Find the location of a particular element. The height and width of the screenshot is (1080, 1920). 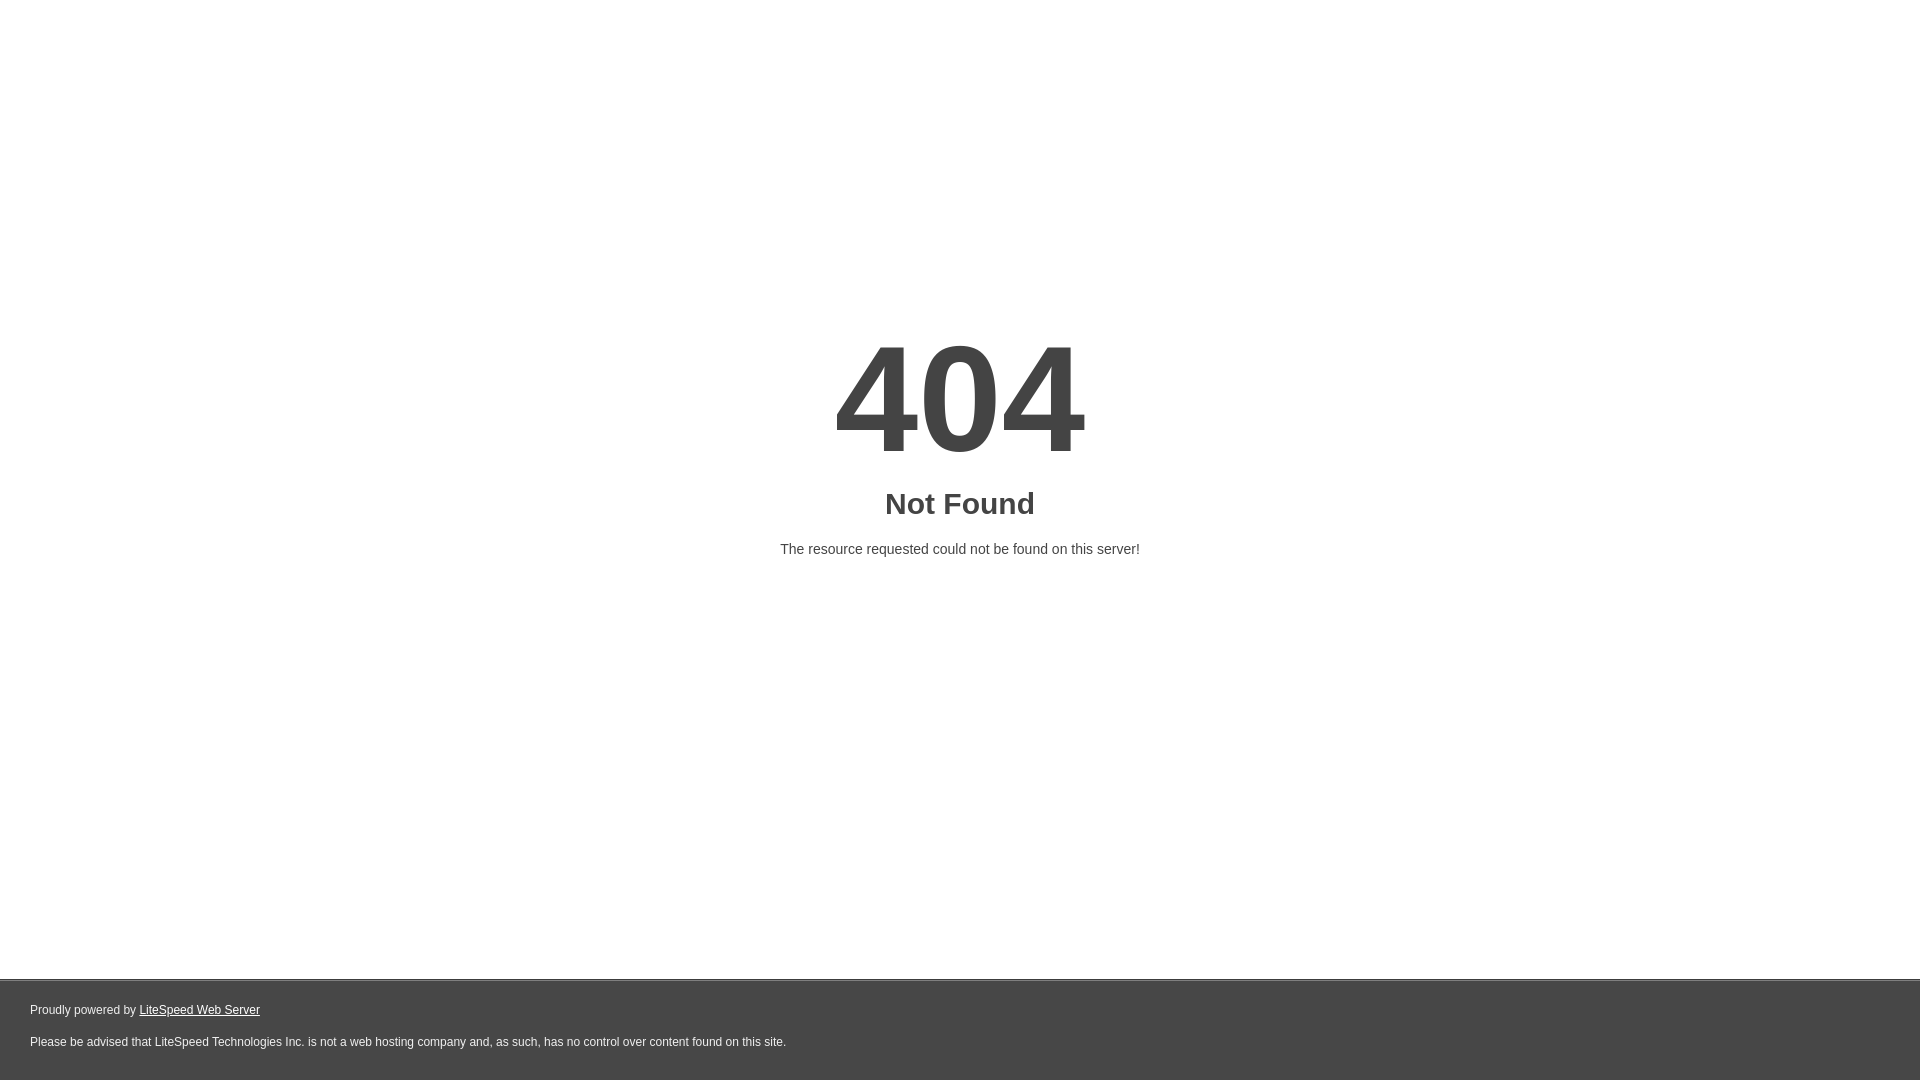

'LiteSpeed Web Server' is located at coordinates (138, 1010).